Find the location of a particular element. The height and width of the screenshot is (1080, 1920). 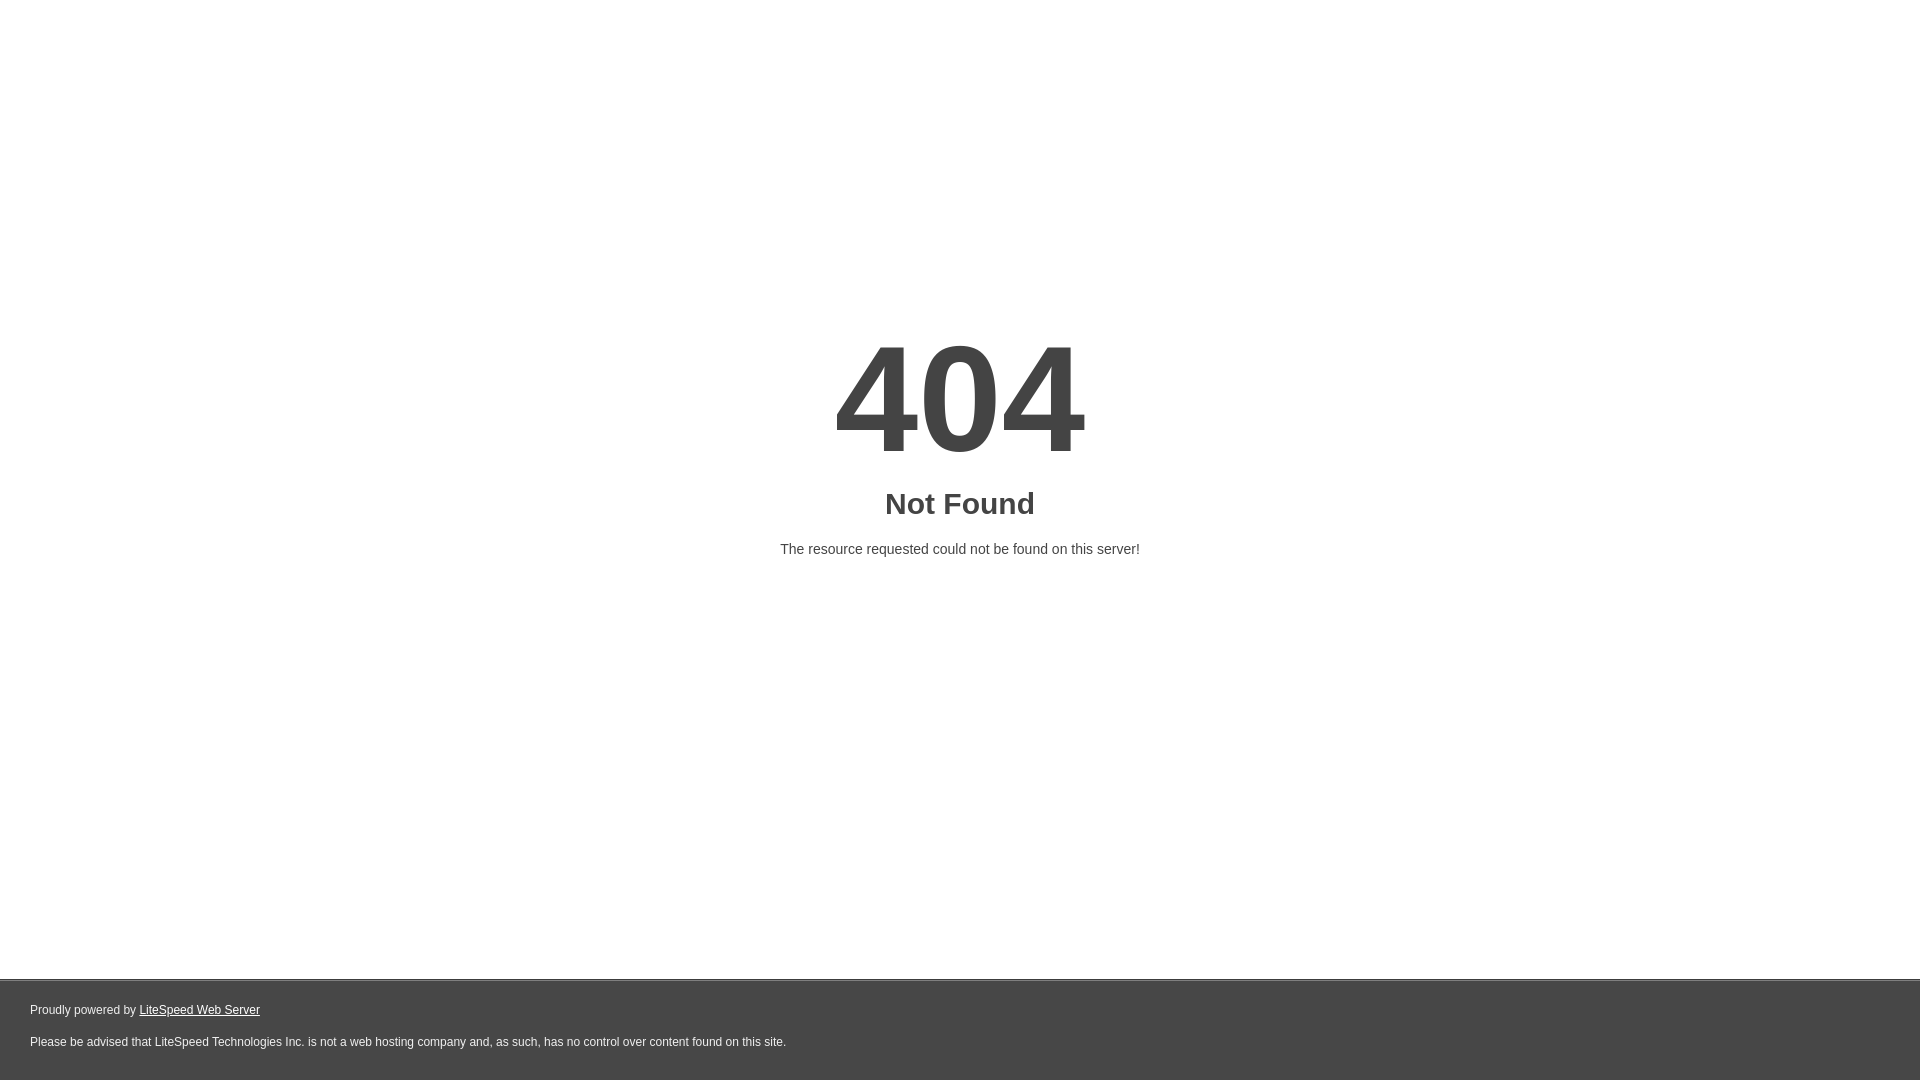

'LiteSpeed Web Server' is located at coordinates (138, 1010).